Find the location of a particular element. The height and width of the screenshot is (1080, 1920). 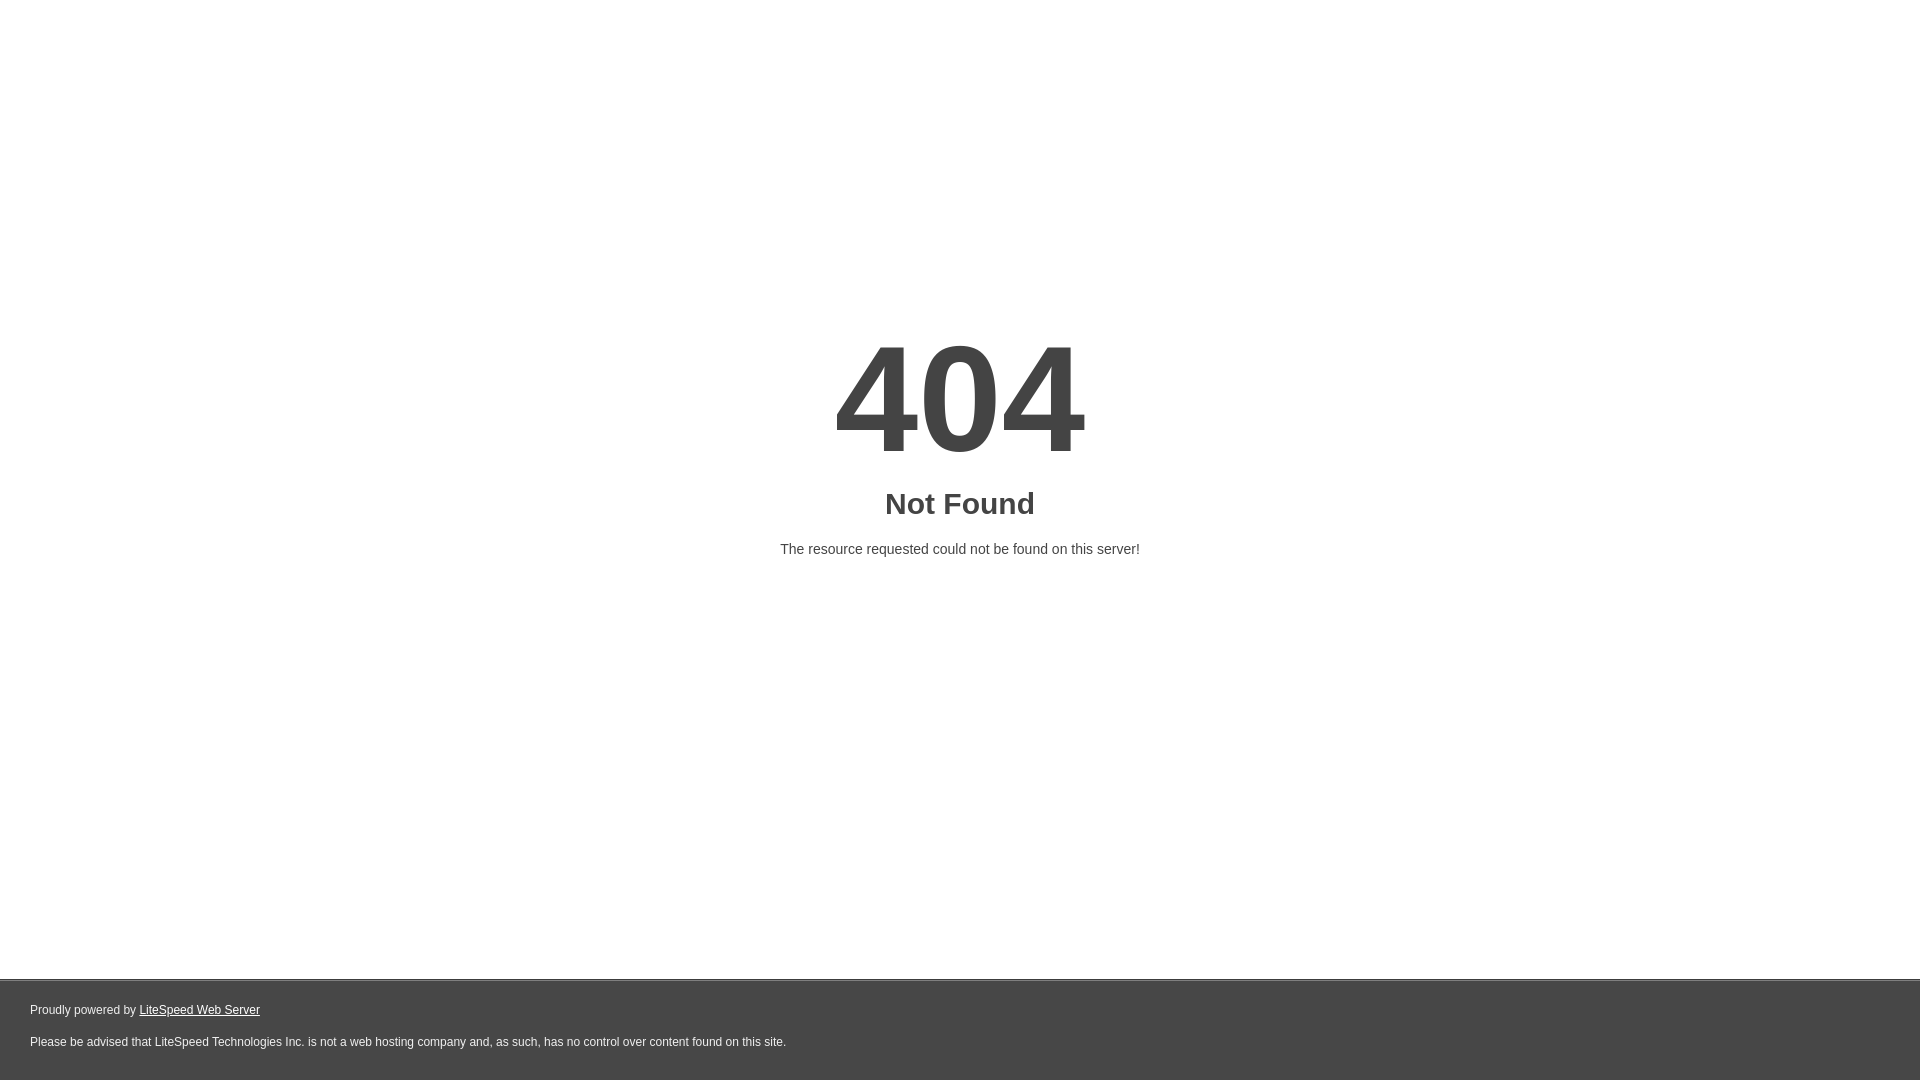

'LiteSpeed Web Server' is located at coordinates (138, 1010).